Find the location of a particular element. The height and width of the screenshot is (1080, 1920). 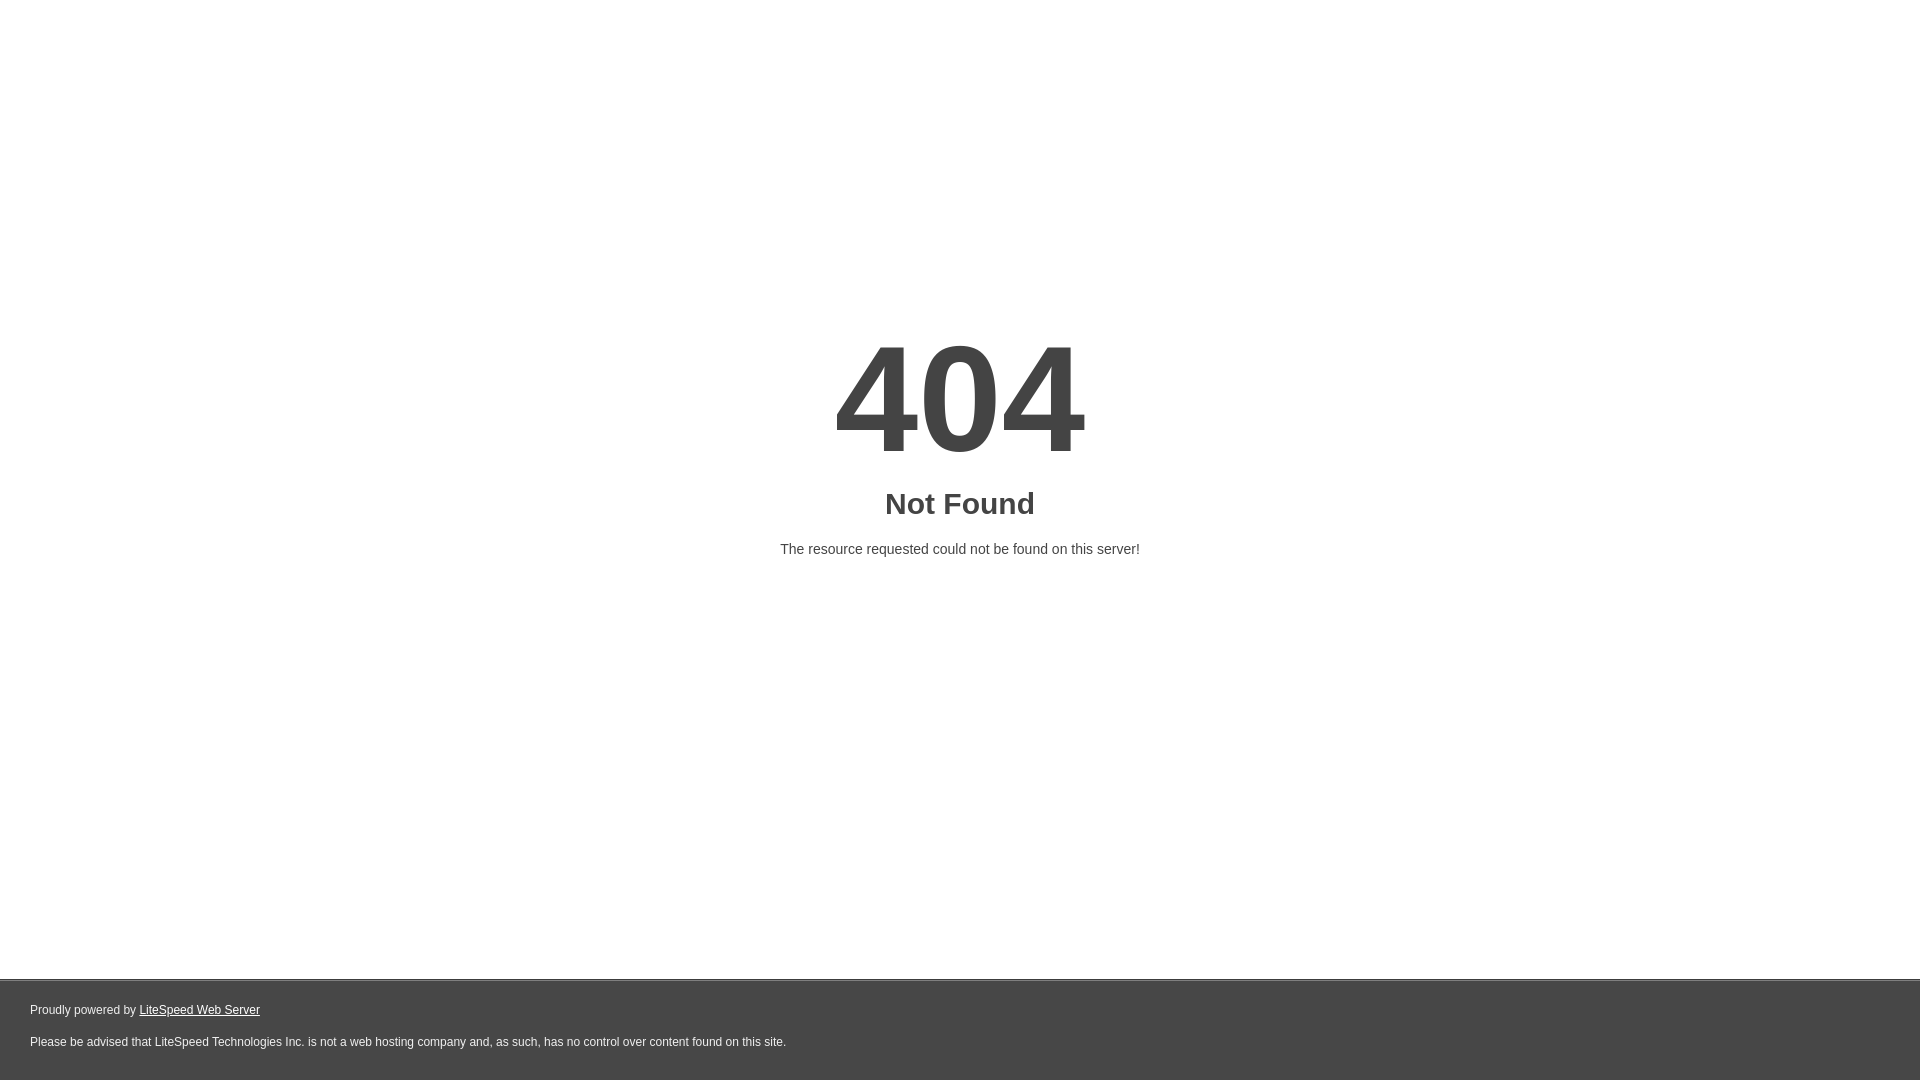

'LiteSpeed Web Server' is located at coordinates (138, 1010).